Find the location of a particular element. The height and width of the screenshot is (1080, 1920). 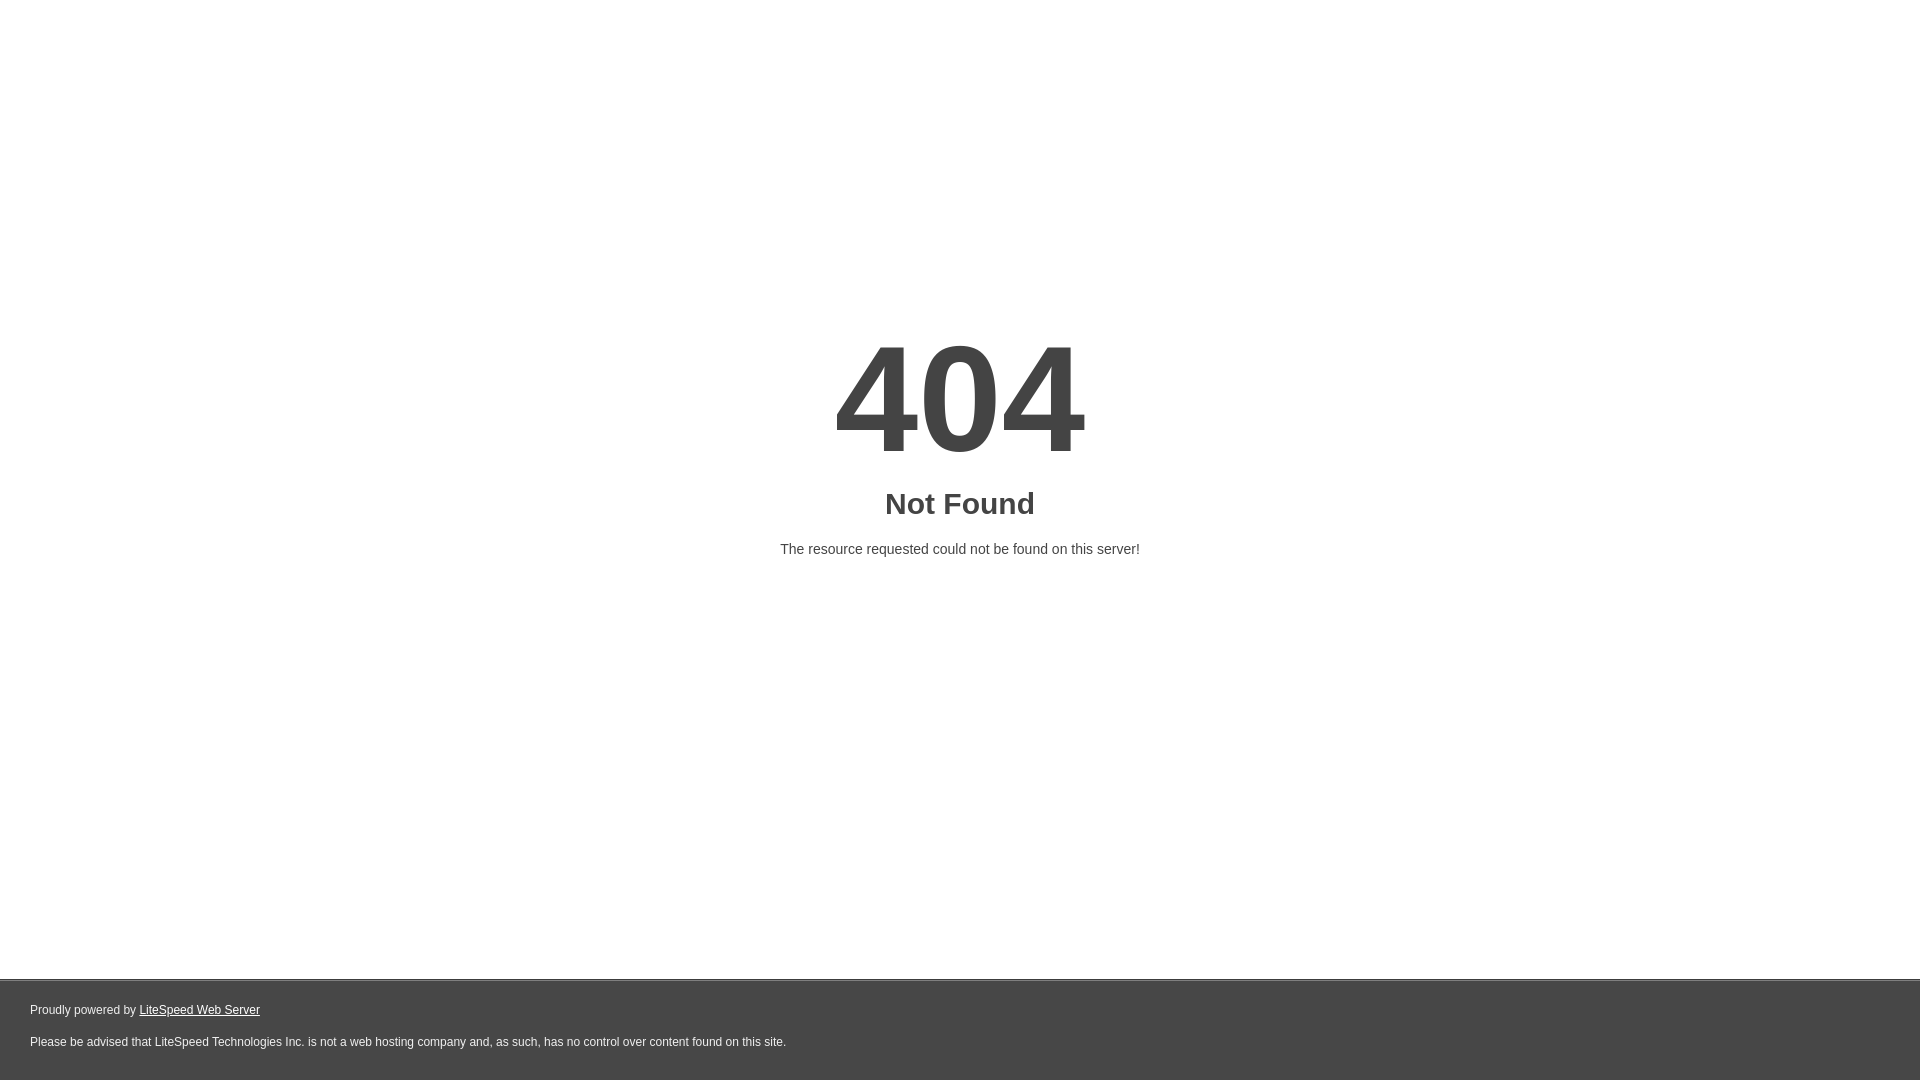

'LiteSpeed Web Server' is located at coordinates (138, 1010).